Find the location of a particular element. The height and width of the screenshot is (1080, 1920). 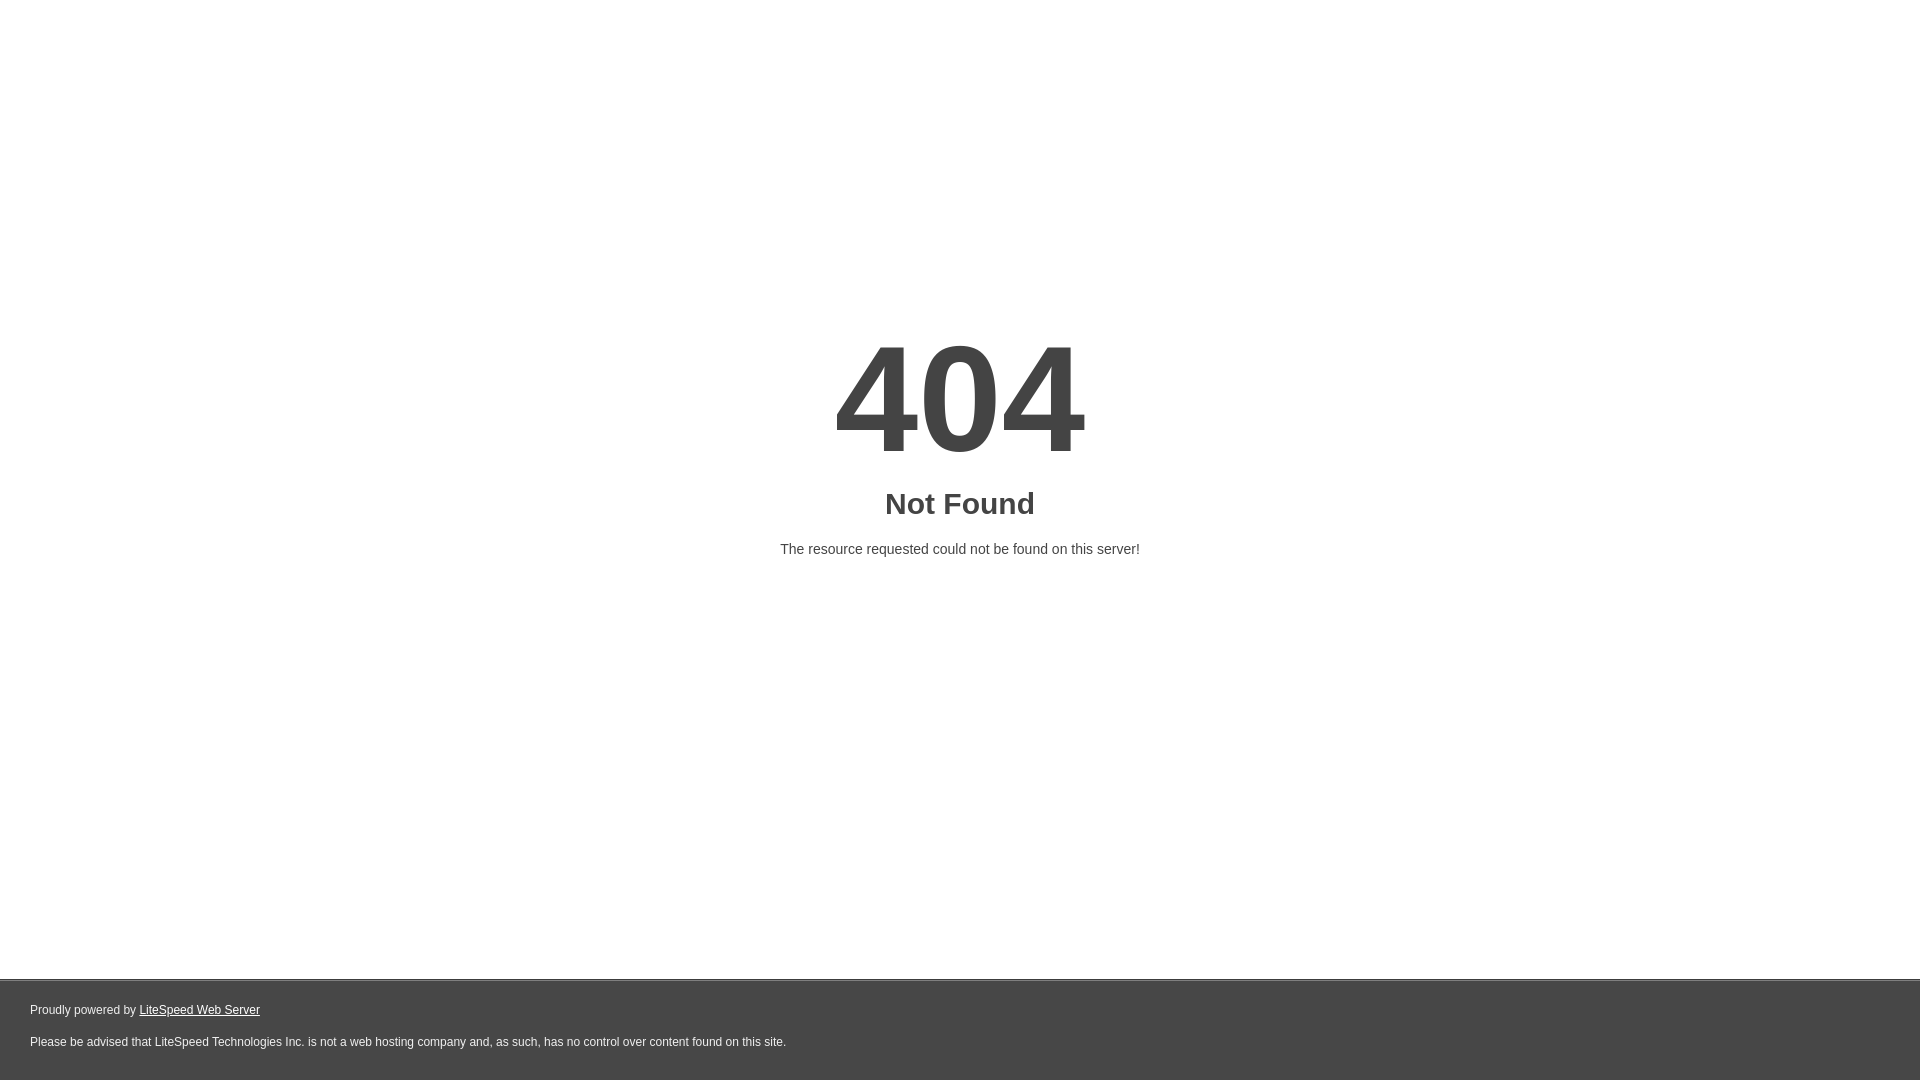

'LiteSpeed Web Server' is located at coordinates (138, 1010).